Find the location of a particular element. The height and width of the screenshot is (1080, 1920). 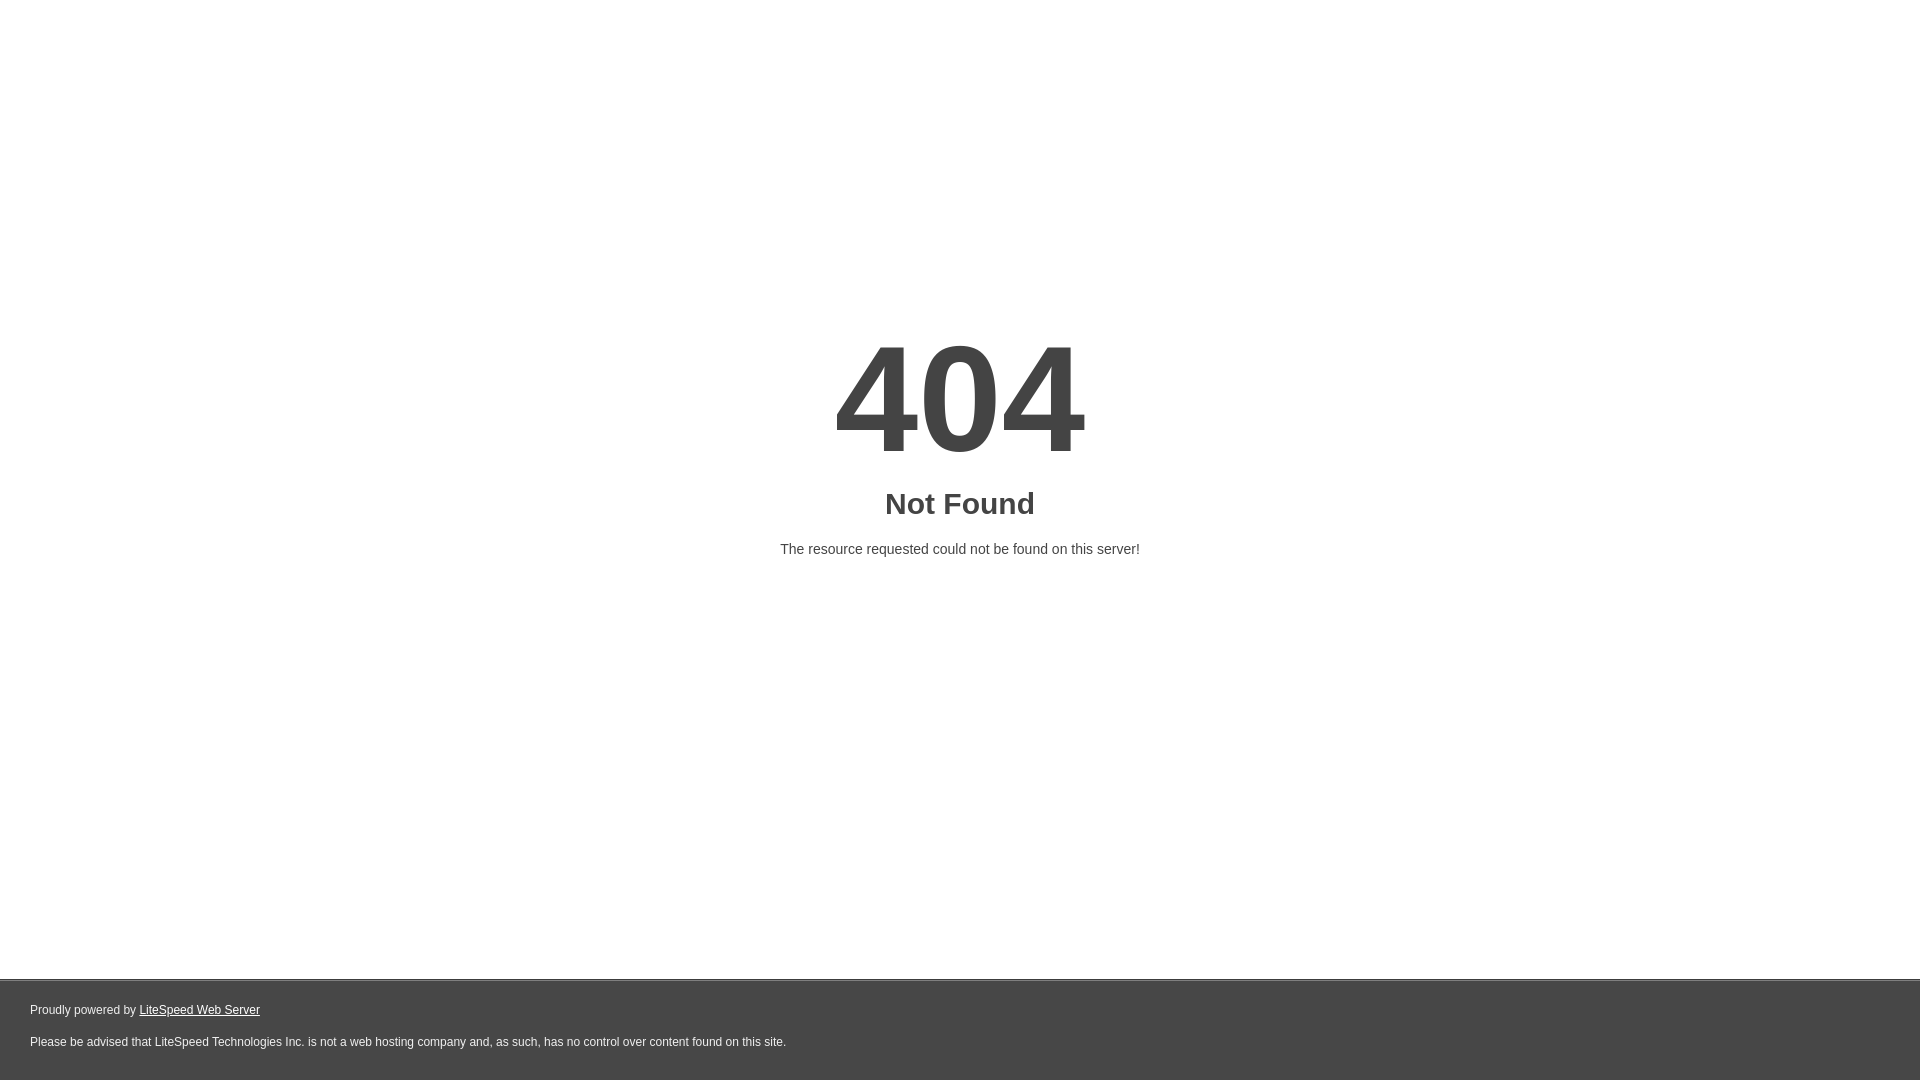

'LiteSpeed Web Server' is located at coordinates (138, 1010).